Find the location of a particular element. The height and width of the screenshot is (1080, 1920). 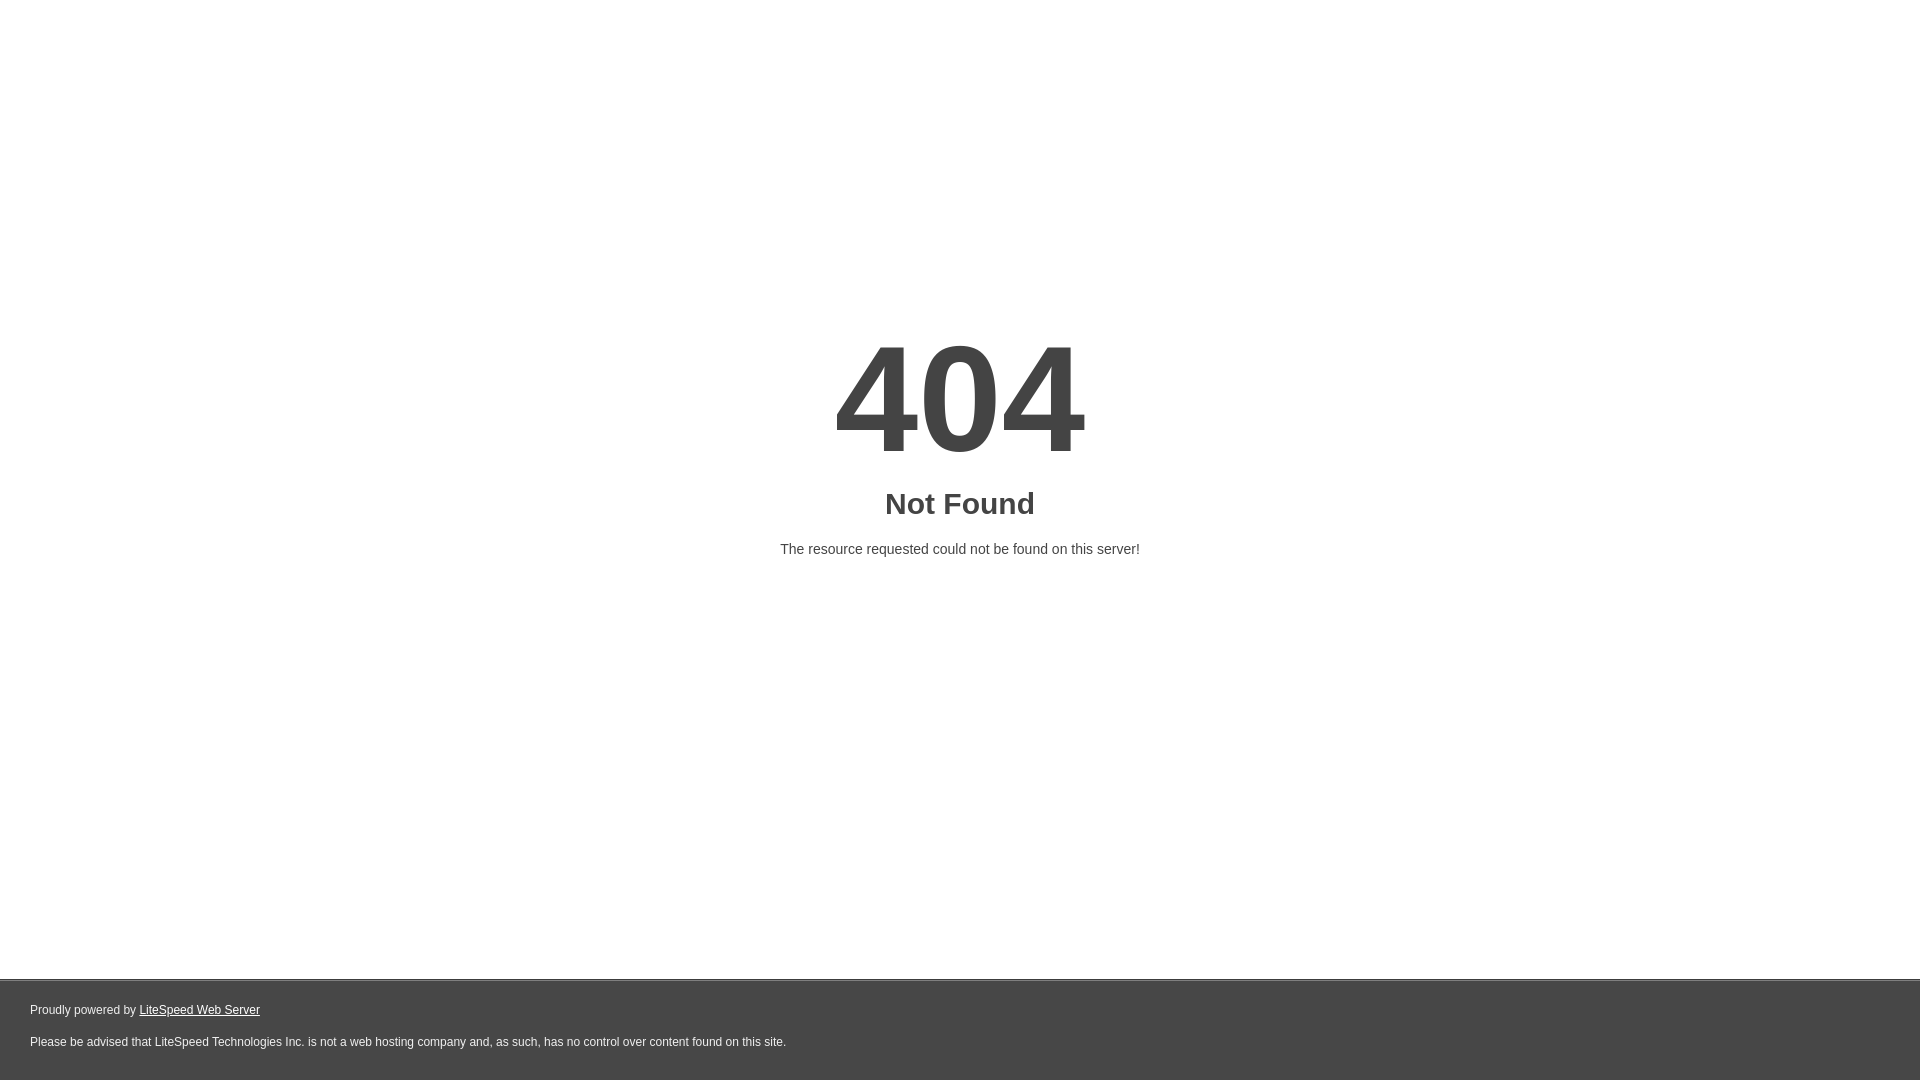

'LiteSpeed Web Server' is located at coordinates (138, 1010).